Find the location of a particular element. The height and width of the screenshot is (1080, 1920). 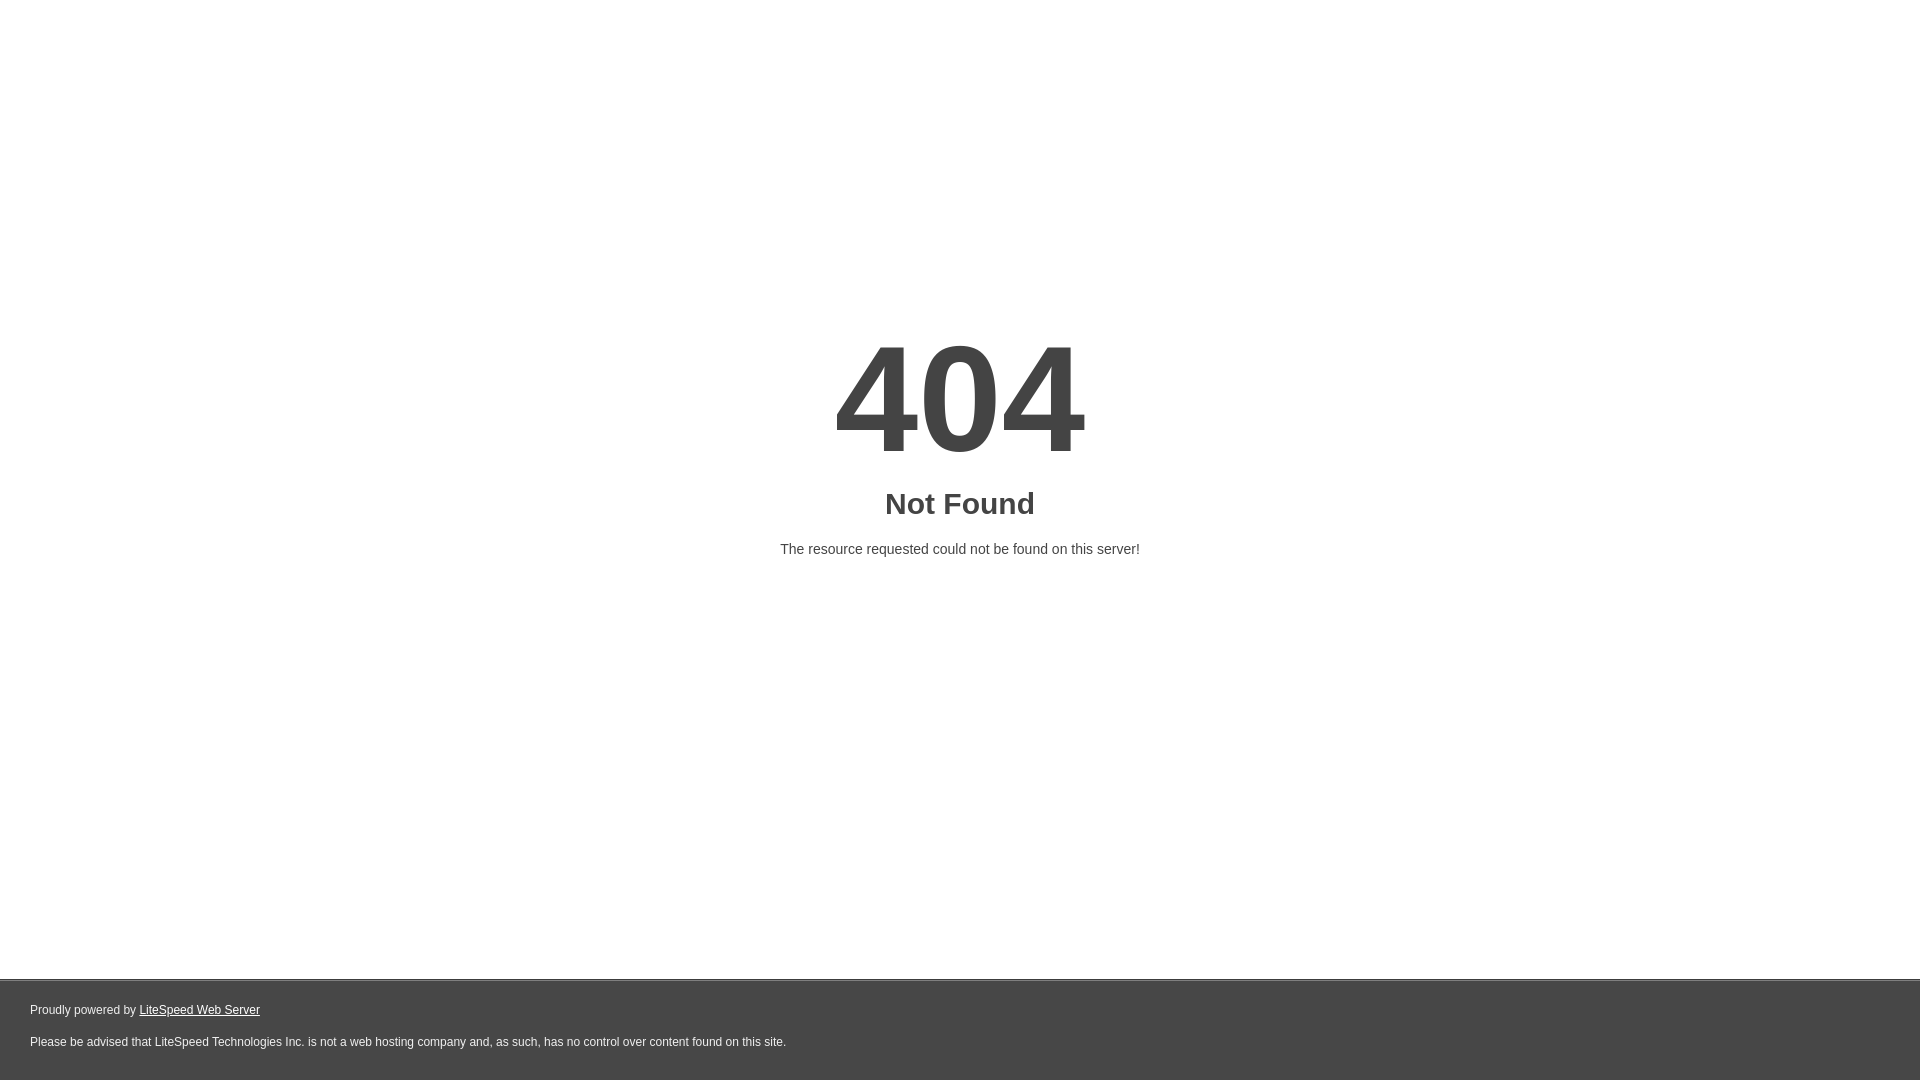

'LiteSpeed Web Server' is located at coordinates (138, 1010).